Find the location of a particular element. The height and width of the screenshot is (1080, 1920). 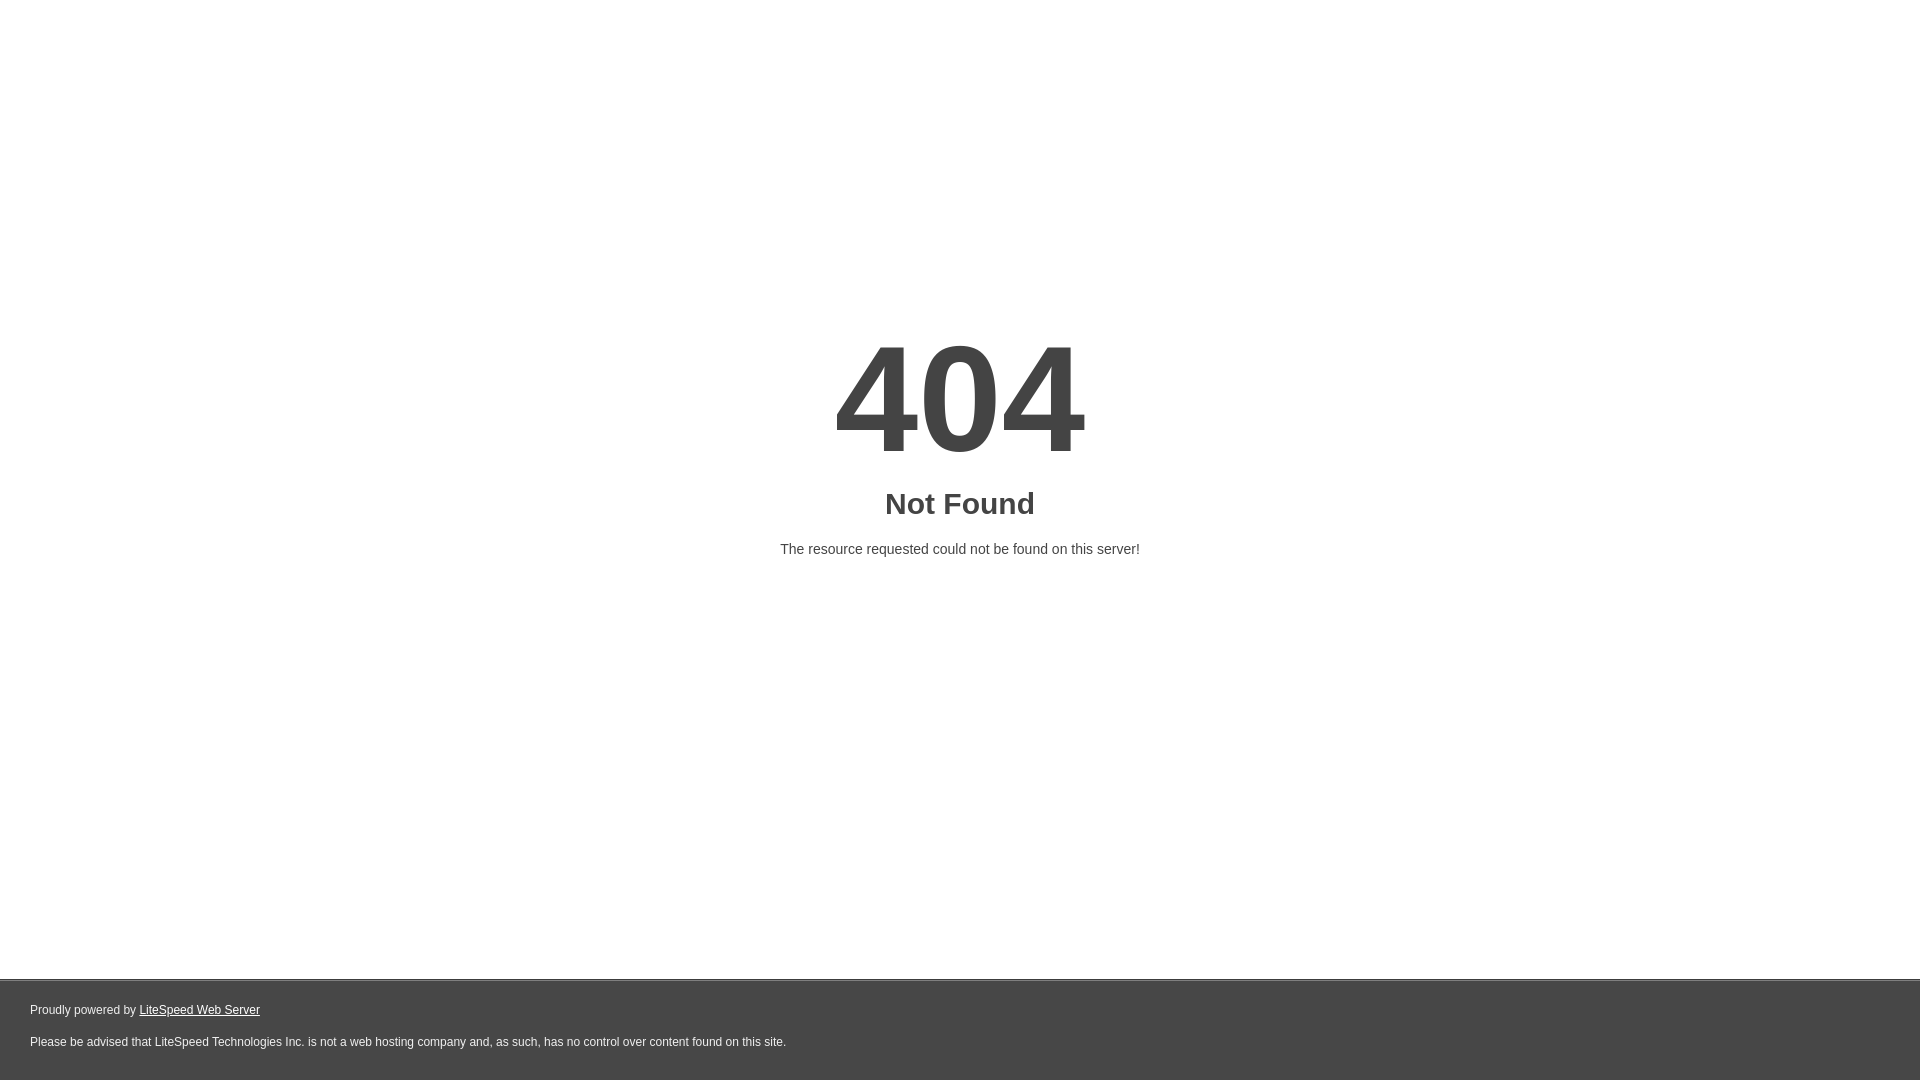

'LiteSpeed Web Server' is located at coordinates (138, 1010).